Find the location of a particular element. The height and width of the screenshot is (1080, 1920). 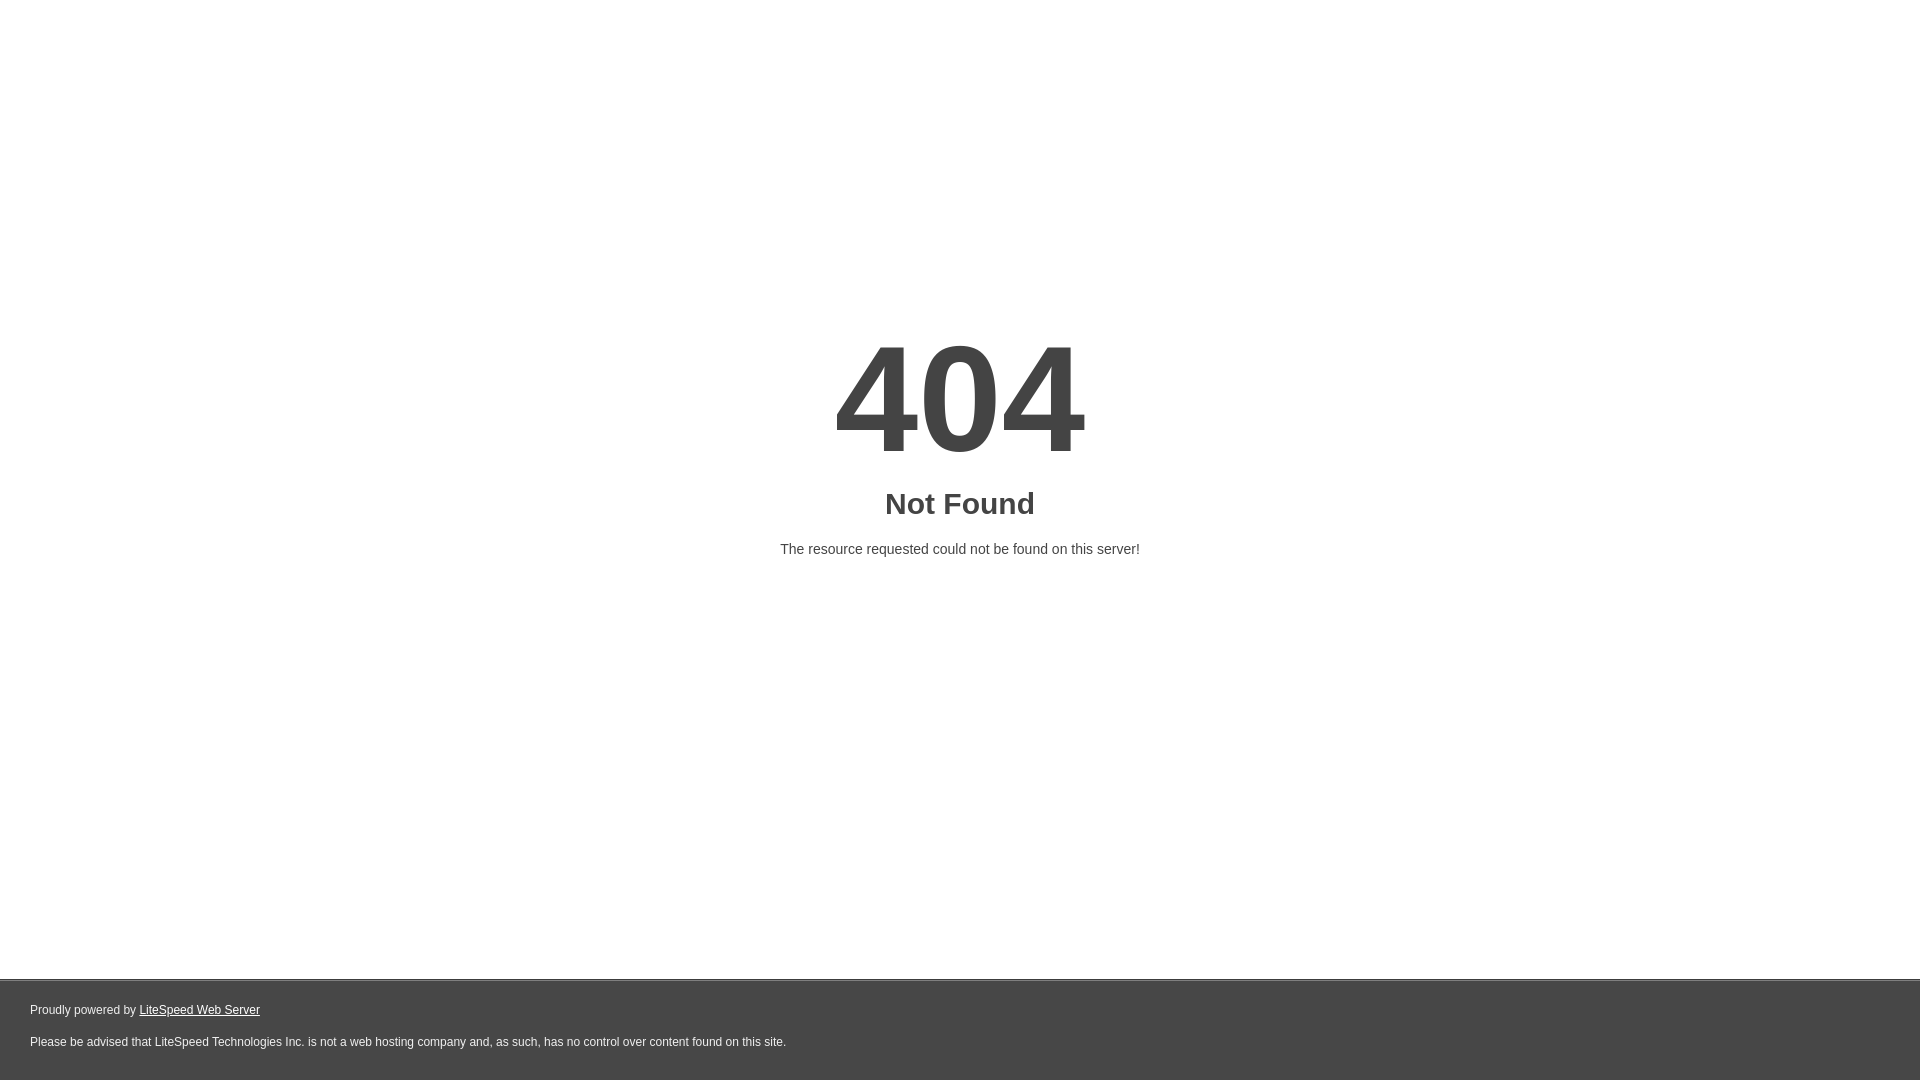

'LiteSpeed Web Server' is located at coordinates (138, 1010).